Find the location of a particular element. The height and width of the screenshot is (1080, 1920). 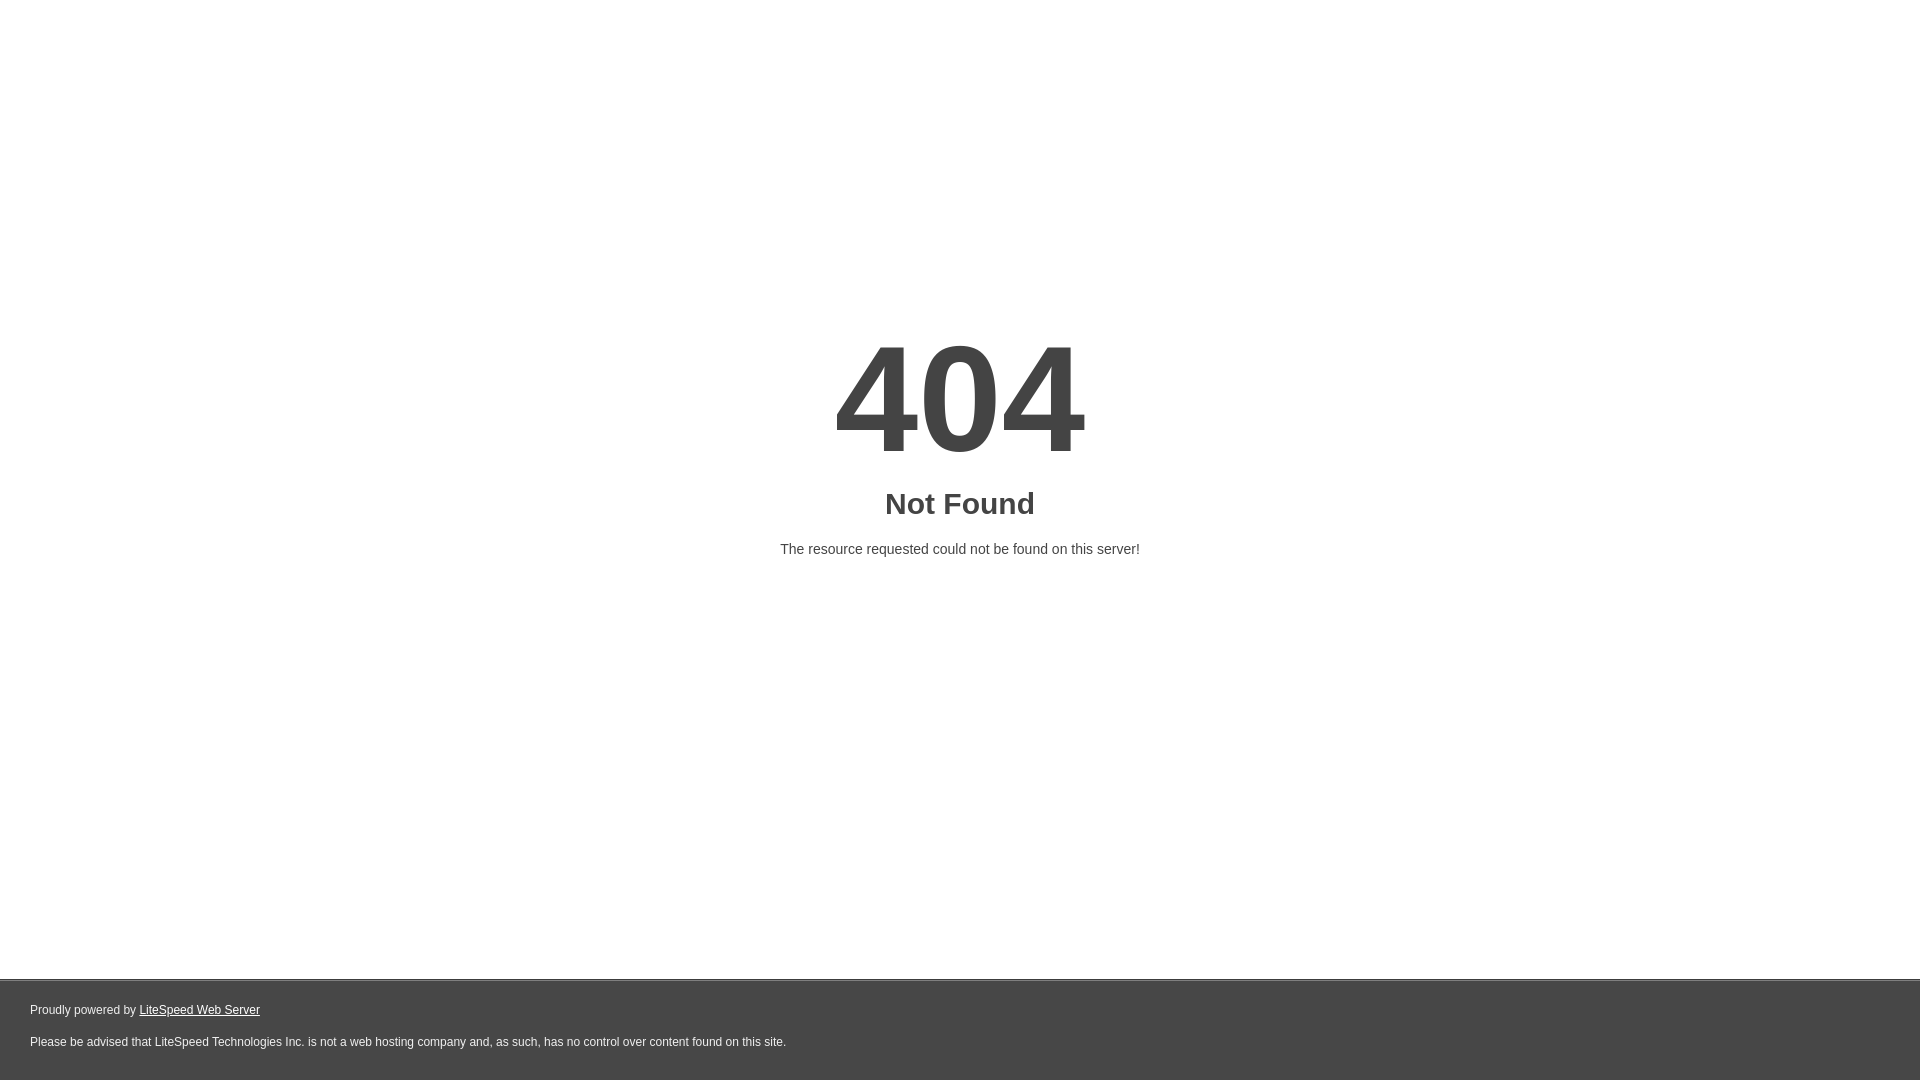

'LiteSpeed Web Server' is located at coordinates (138, 1010).